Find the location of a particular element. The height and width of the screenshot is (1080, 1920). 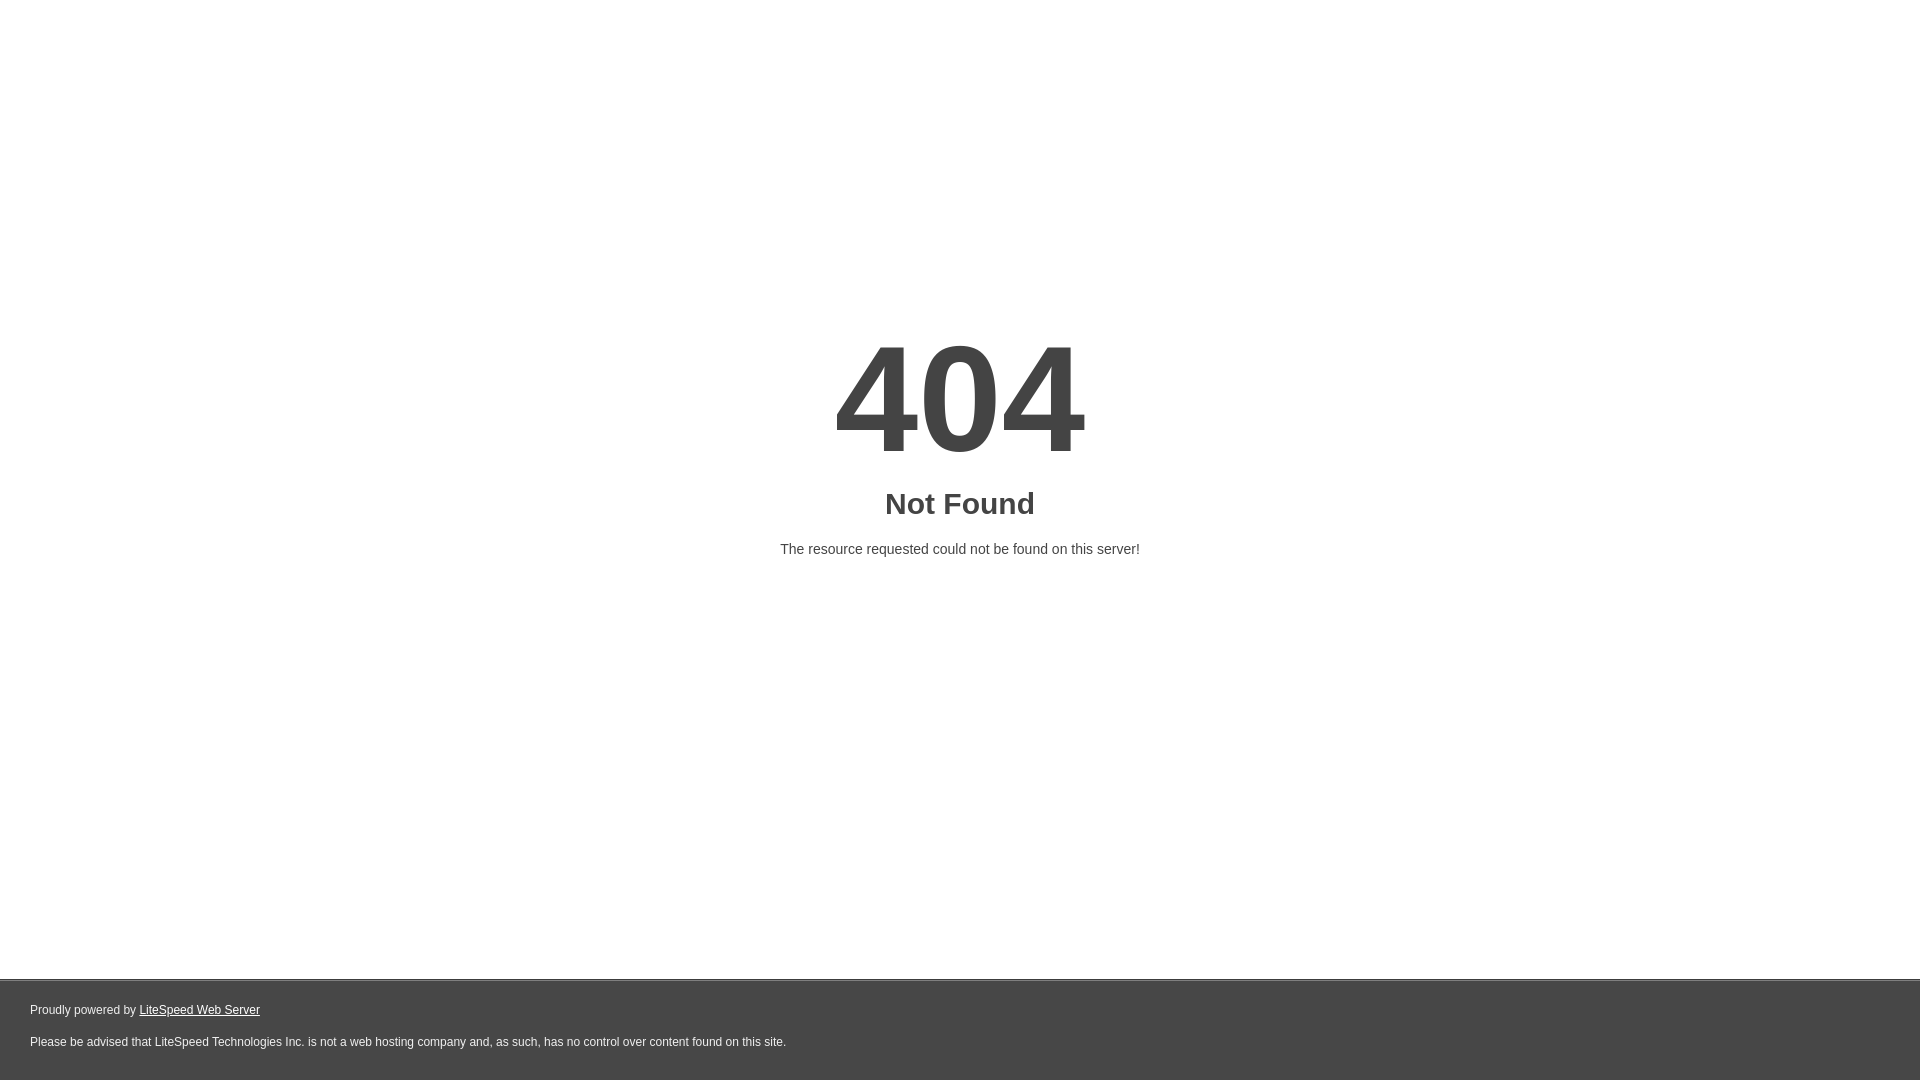

'LiteSpeed Web Server' is located at coordinates (138, 1010).